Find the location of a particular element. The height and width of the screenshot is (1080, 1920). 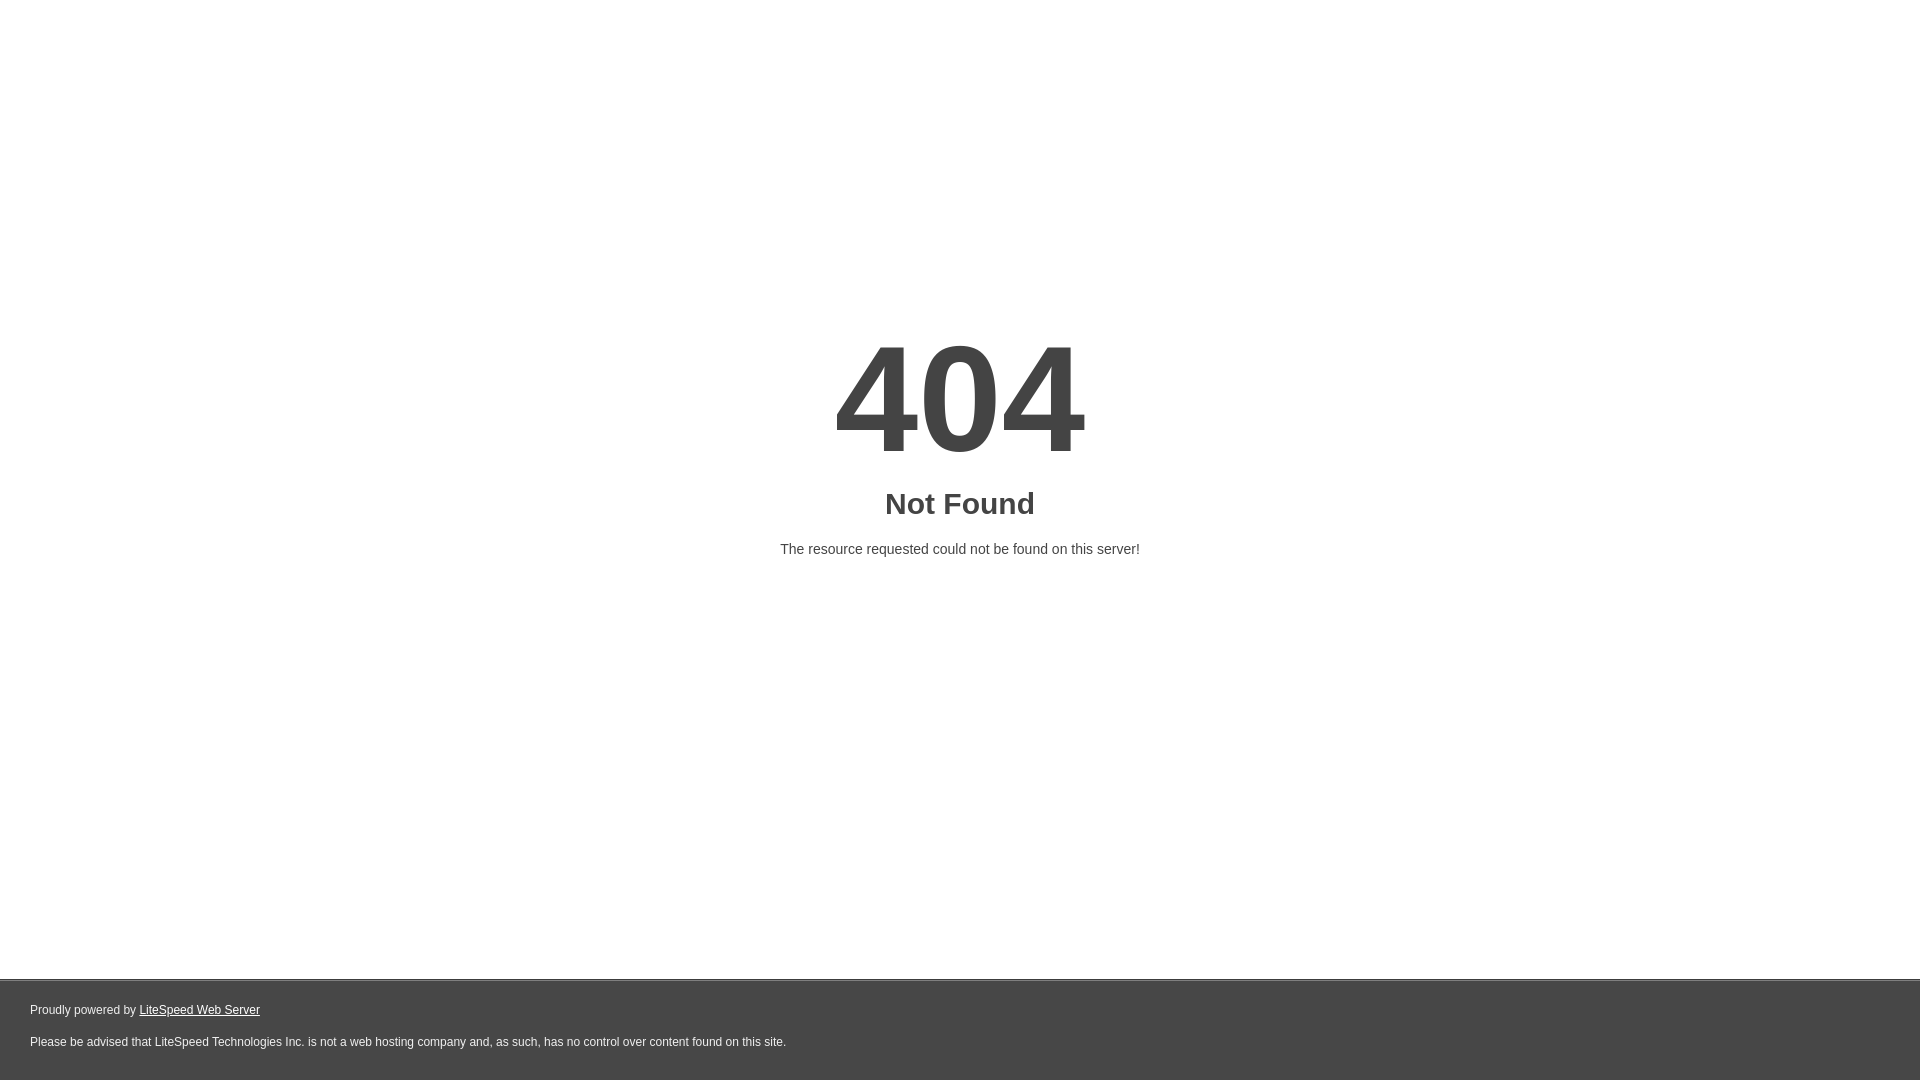

'LiteSpeed Web Server' is located at coordinates (138, 1010).